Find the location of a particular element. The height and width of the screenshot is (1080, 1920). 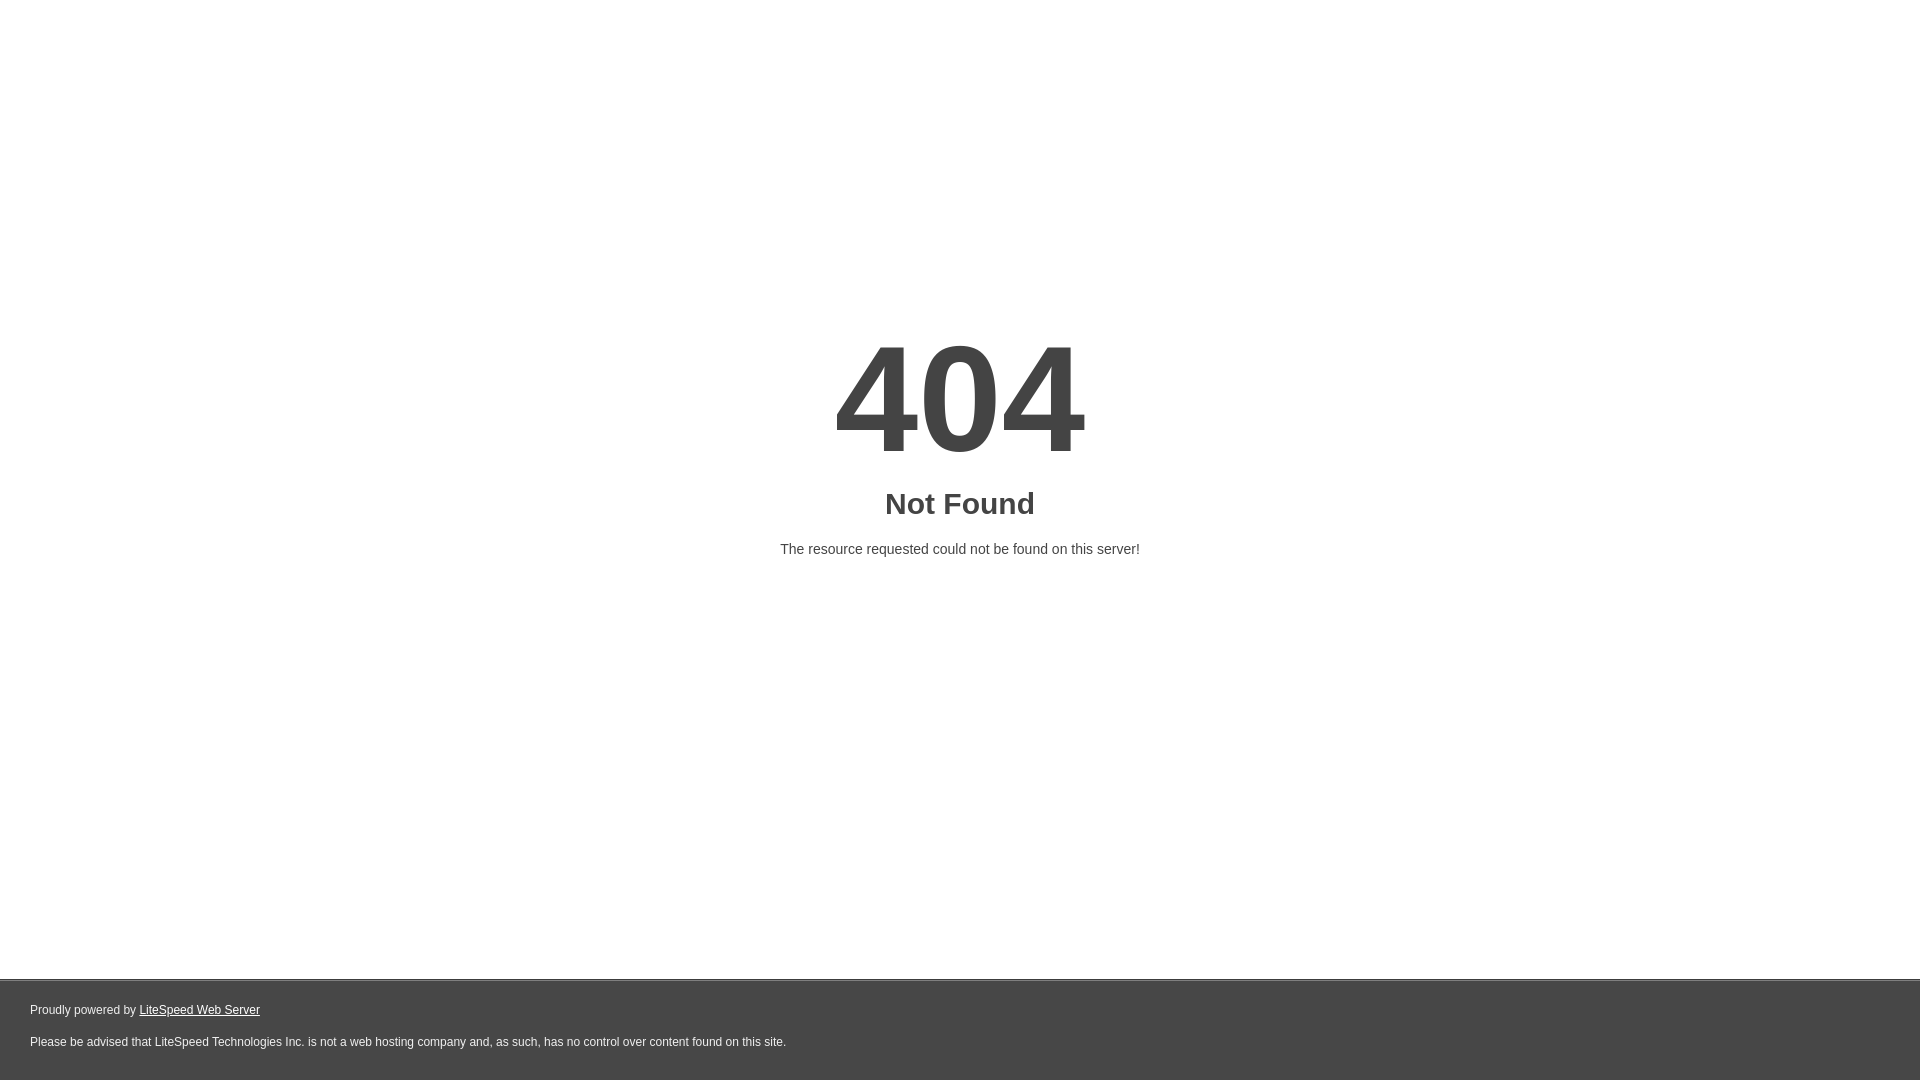

'LiteSpeed Web Server' is located at coordinates (138, 1010).